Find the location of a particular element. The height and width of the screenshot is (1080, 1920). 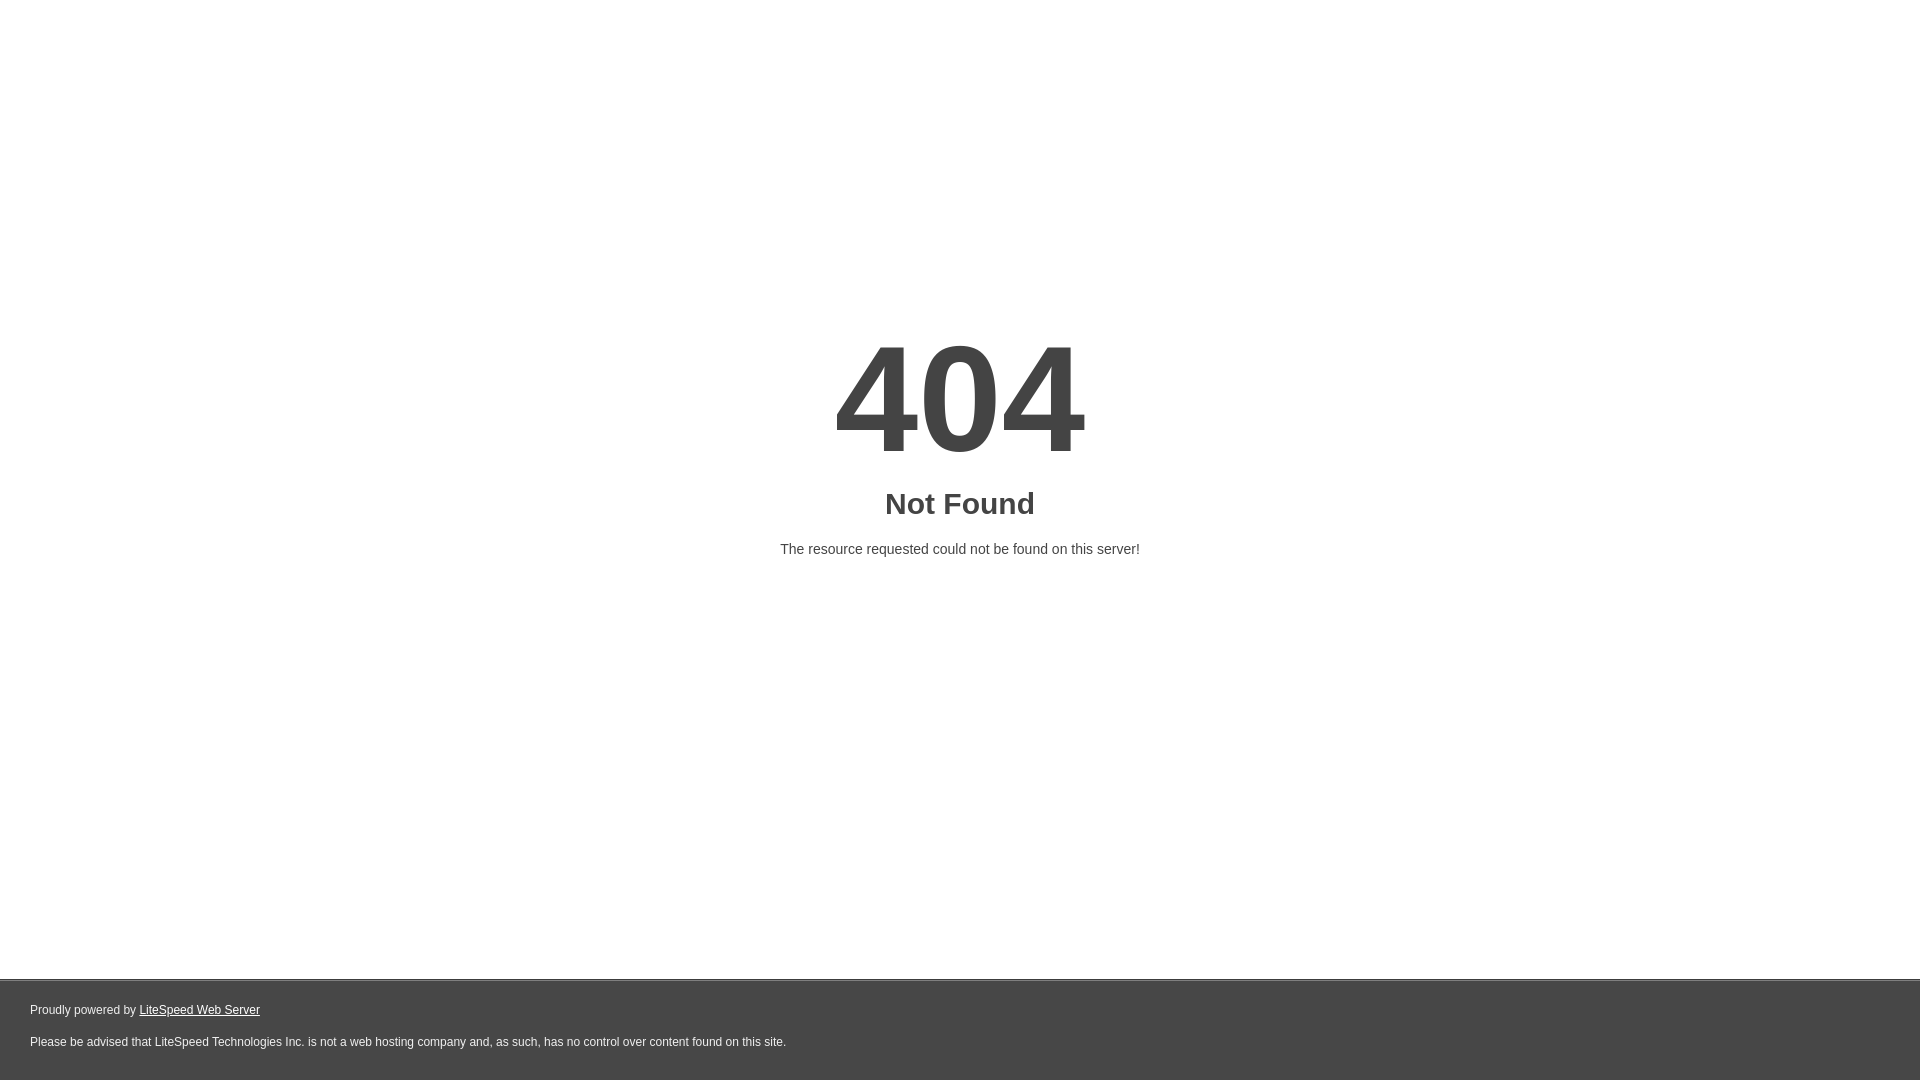

'LiteSpeed Web Server' is located at coordinates (138, 1010).